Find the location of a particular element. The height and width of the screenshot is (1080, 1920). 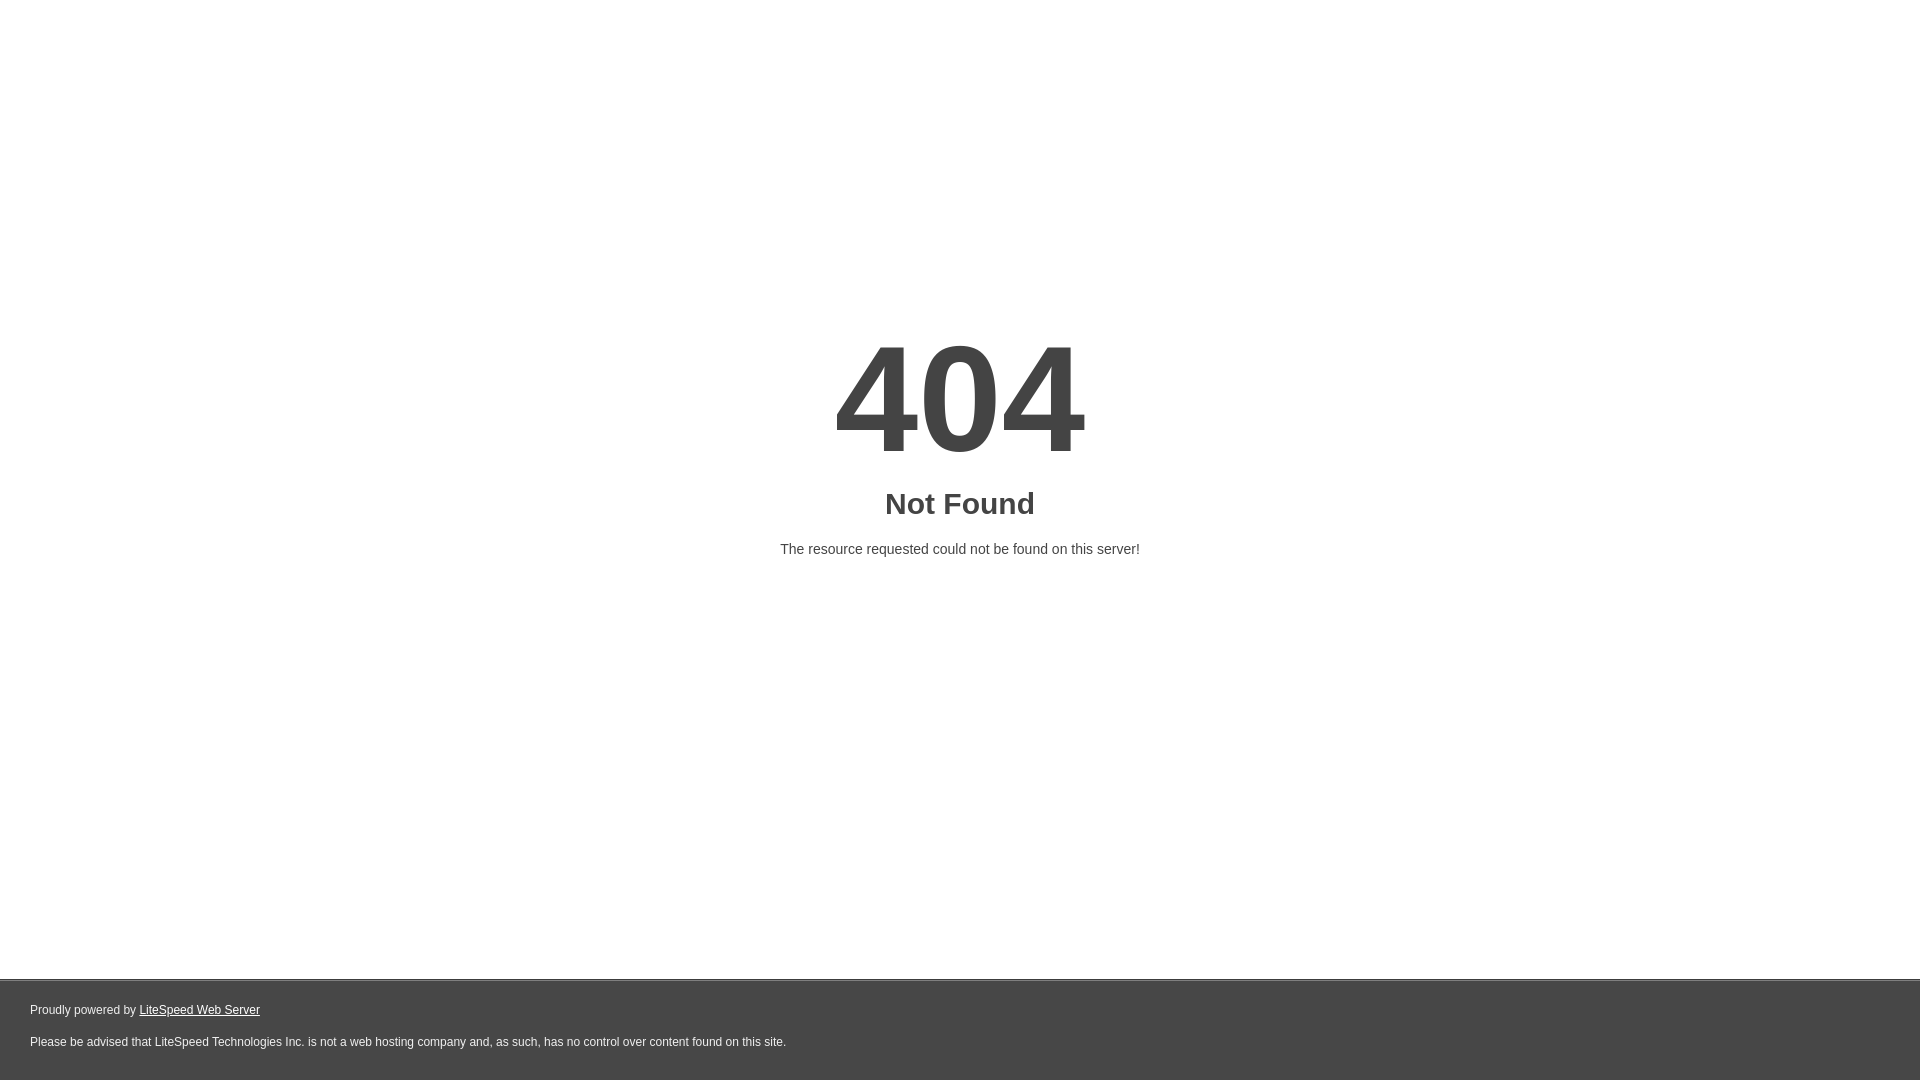

'LiteSpeed Web Server' is located at coordinates (138, 1010).